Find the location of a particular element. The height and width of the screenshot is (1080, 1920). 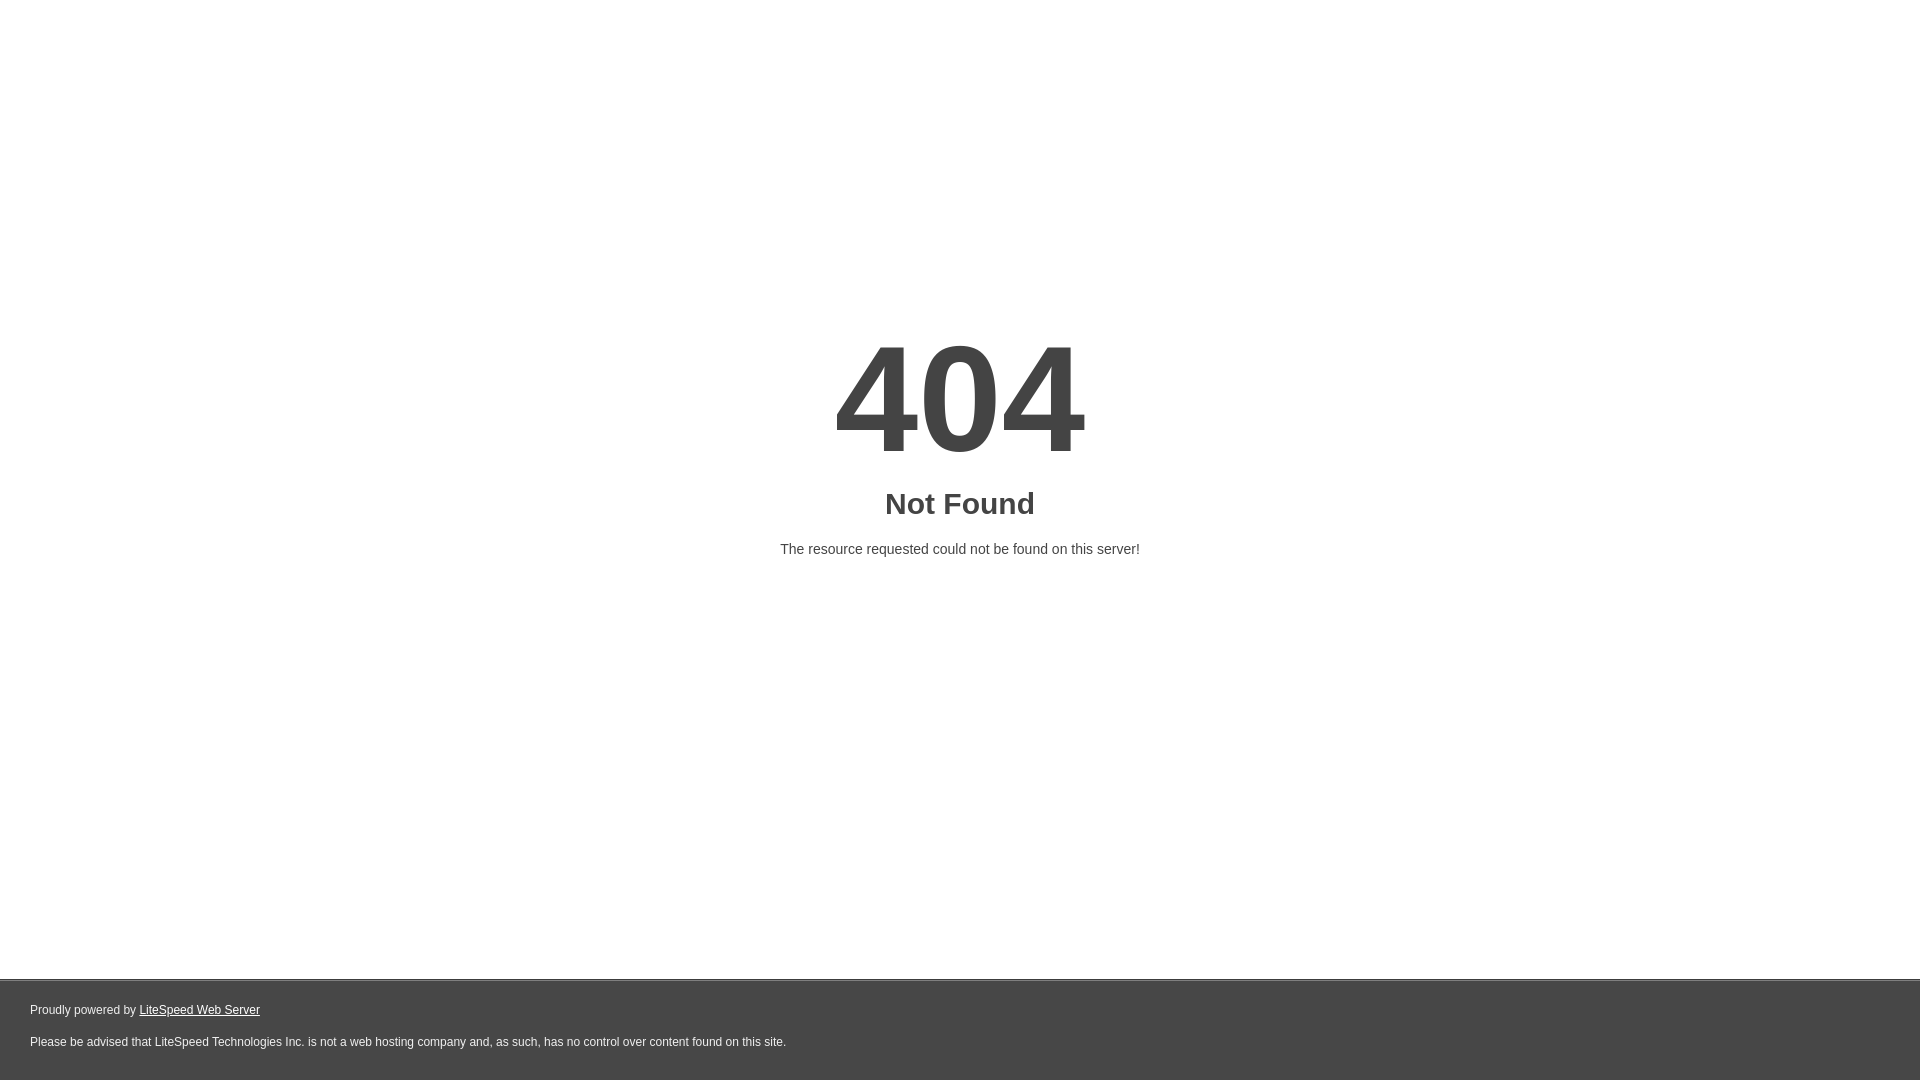

'LiteSpeed Web Server' is located at coordinates (138, 1010).